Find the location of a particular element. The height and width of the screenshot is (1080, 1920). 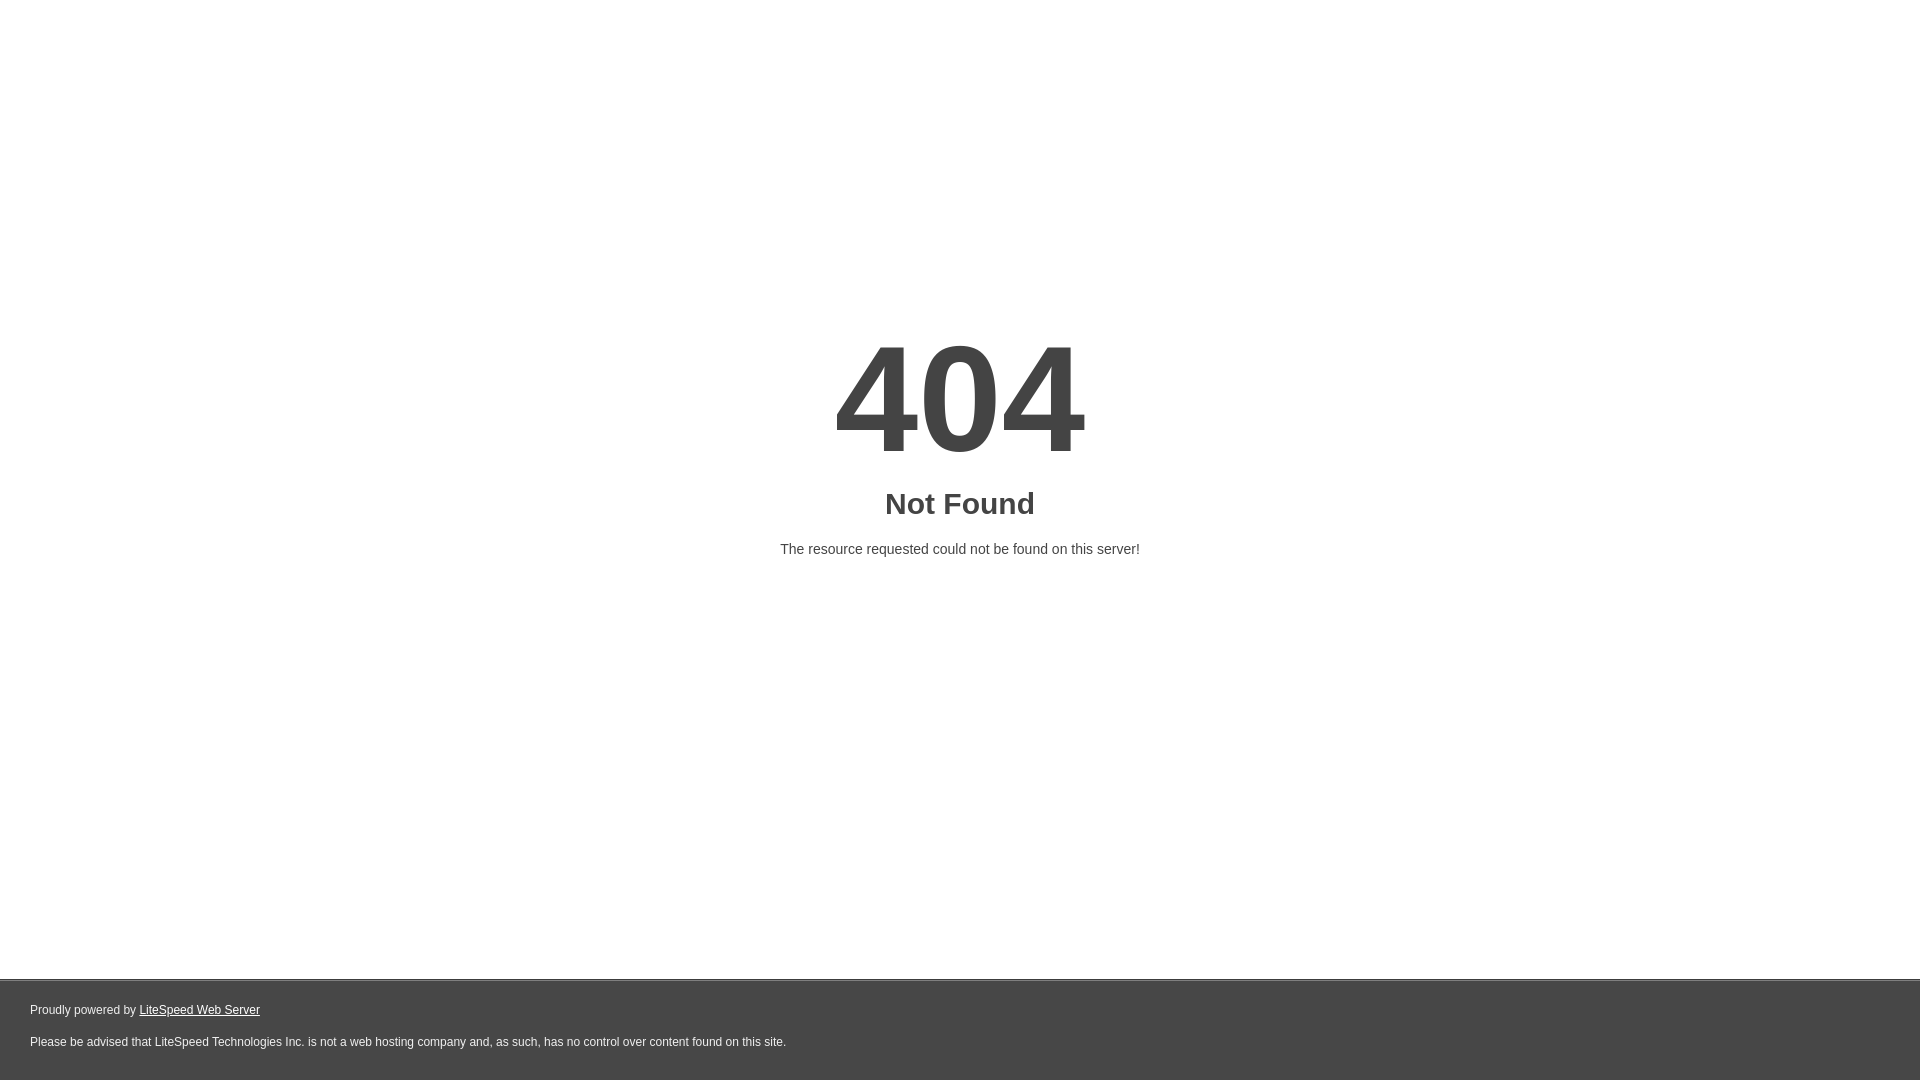

'LiteSpeed Web Server' is located at coordinates (138, 1010).